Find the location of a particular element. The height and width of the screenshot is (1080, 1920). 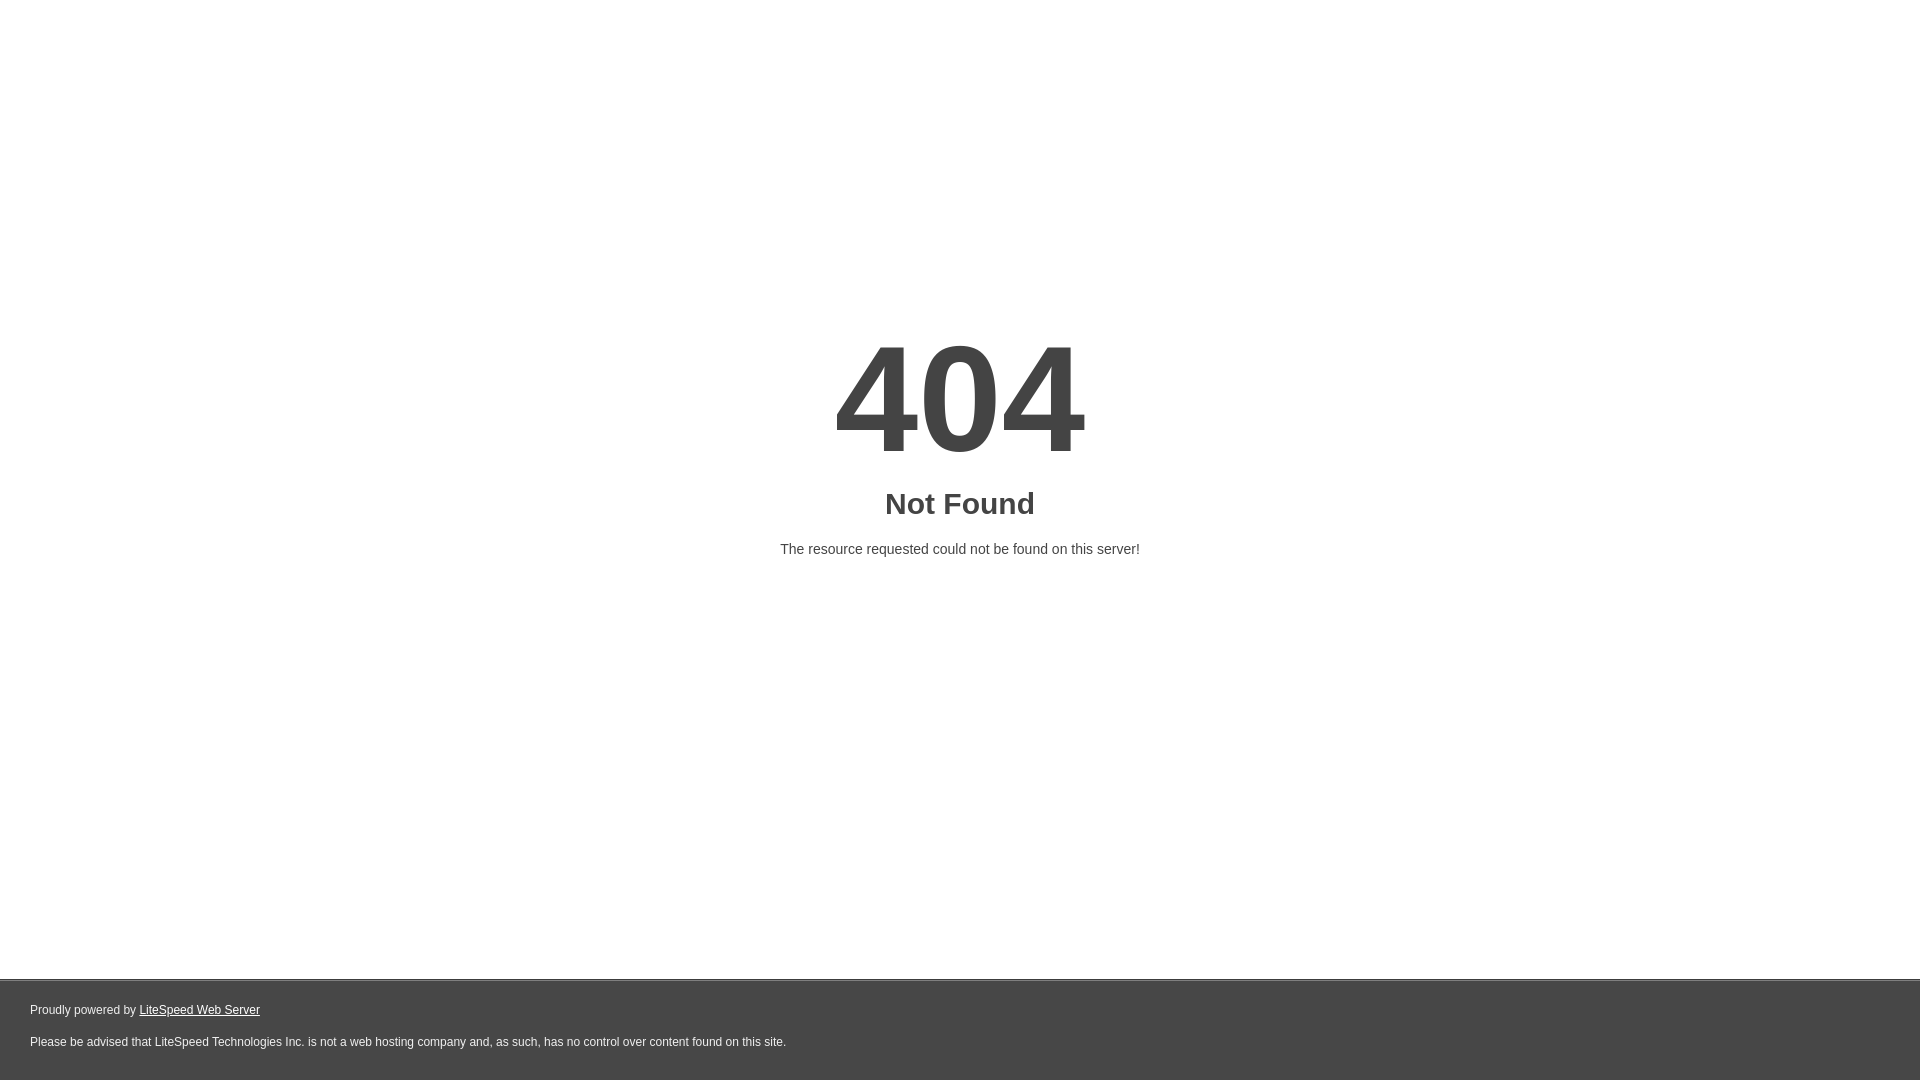

'LiteSpeed Web Server' is located at coordinates (138, 1010).